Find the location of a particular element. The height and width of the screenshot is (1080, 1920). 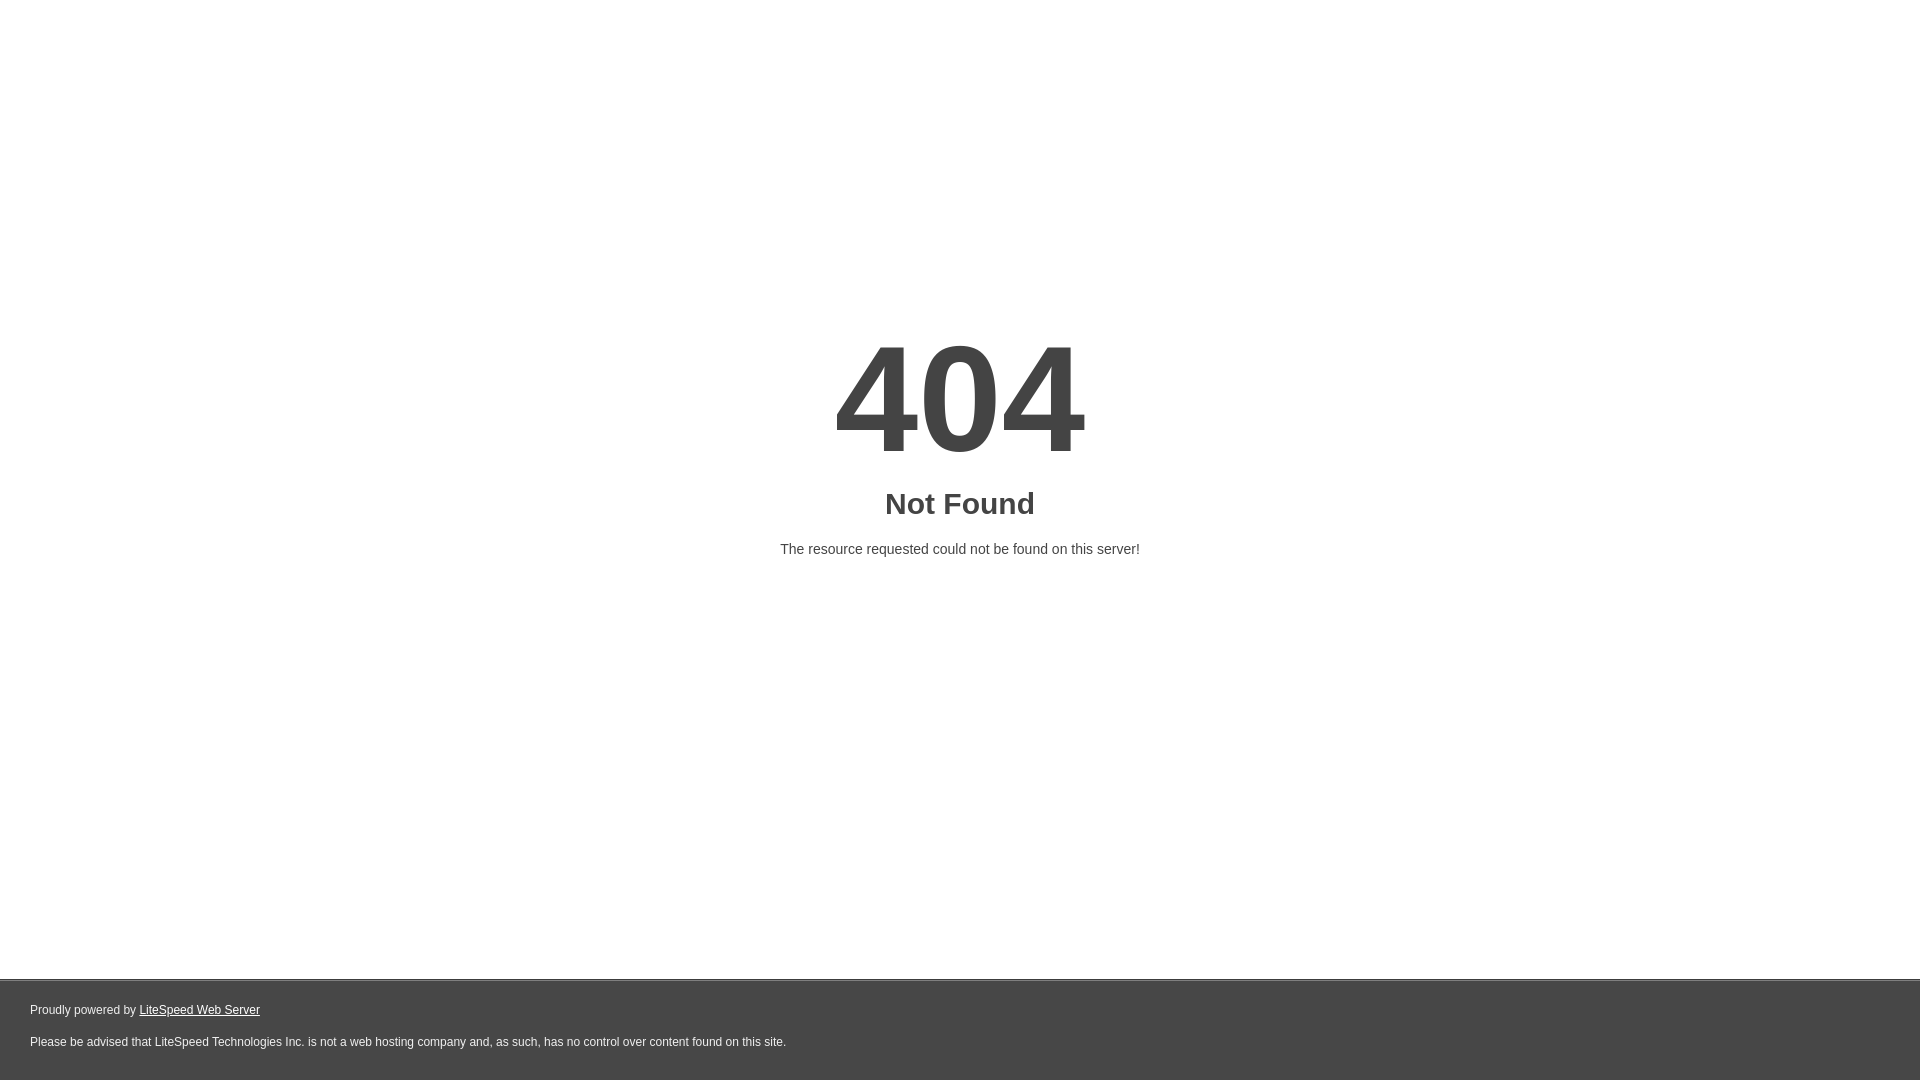

'LiteSpeed Web Server' is located at coordinates (138, 1010).